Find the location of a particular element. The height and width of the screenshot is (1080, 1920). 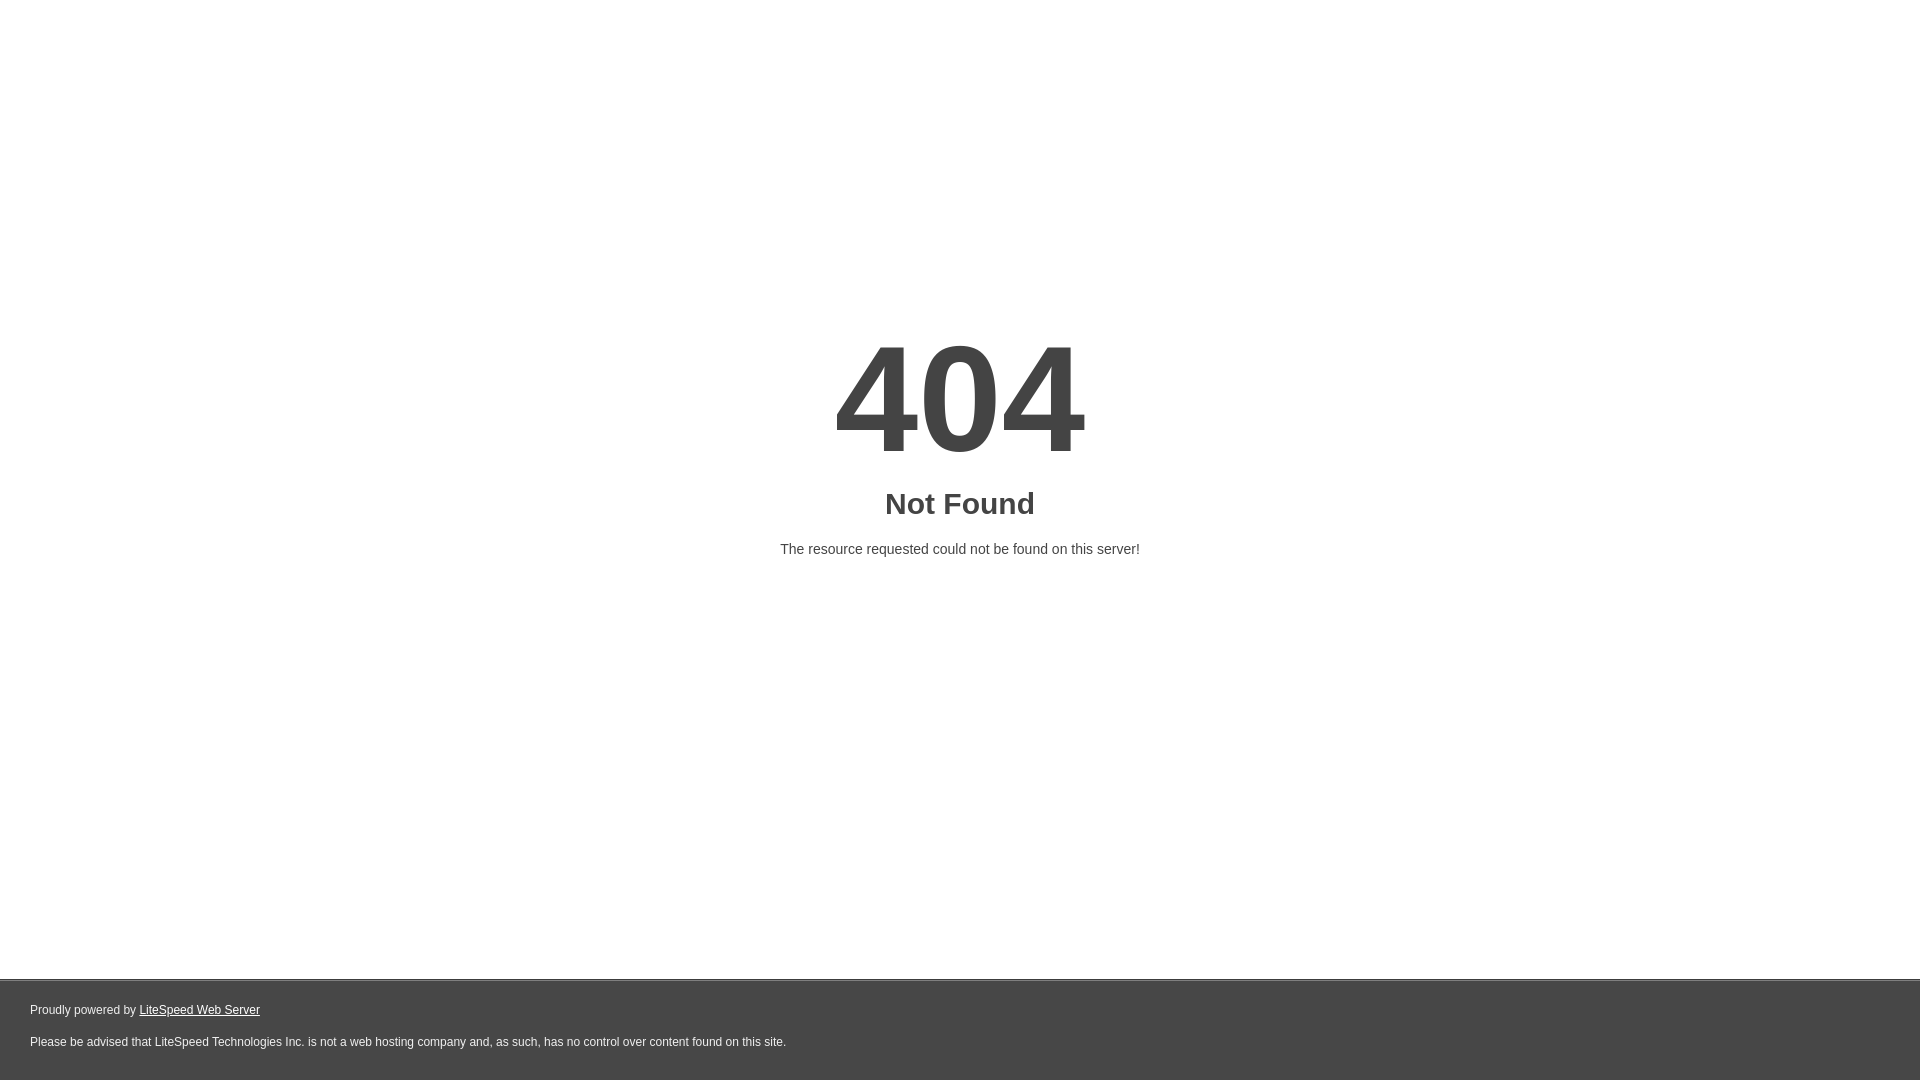

'LiteSpeed Web Server' is located at coordinates (138, 1010).